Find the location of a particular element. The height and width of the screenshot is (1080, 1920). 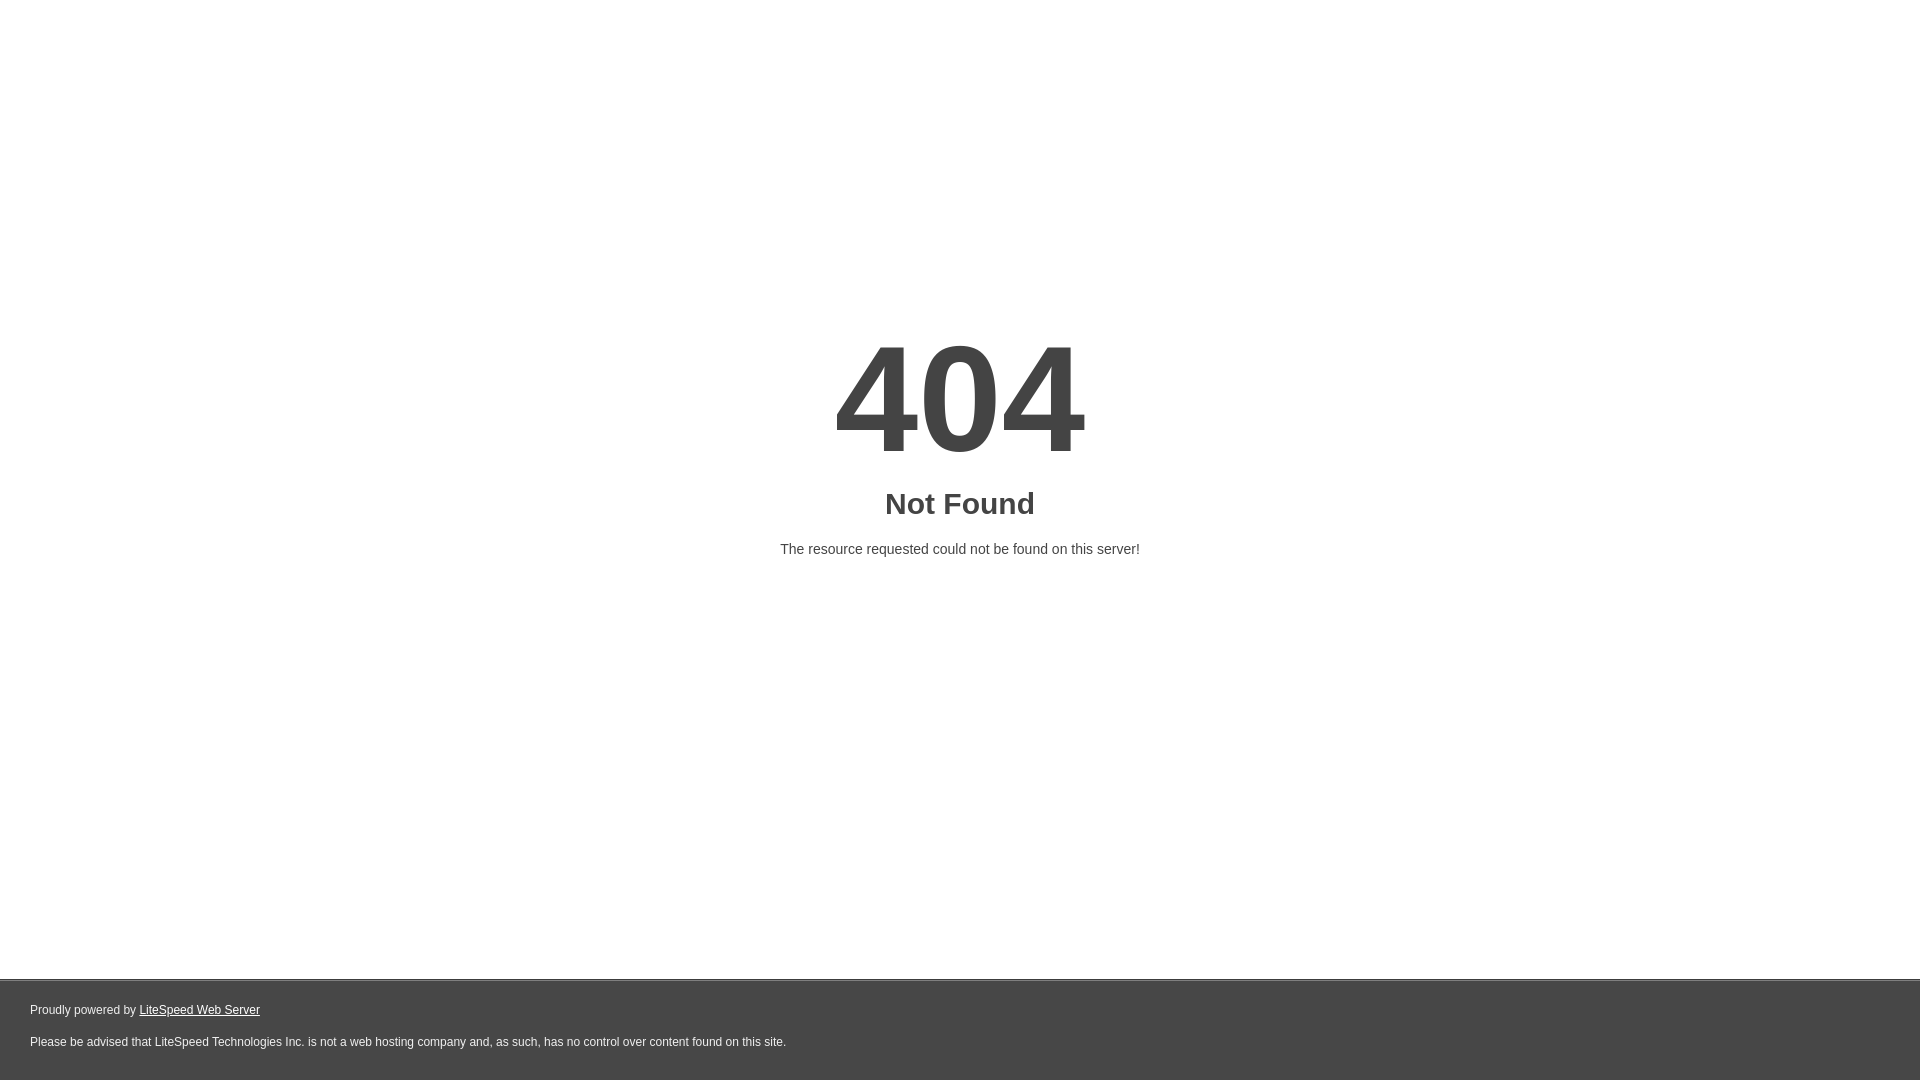

'LiteSpeed Web Server' is located at coordinates (138, 1010).